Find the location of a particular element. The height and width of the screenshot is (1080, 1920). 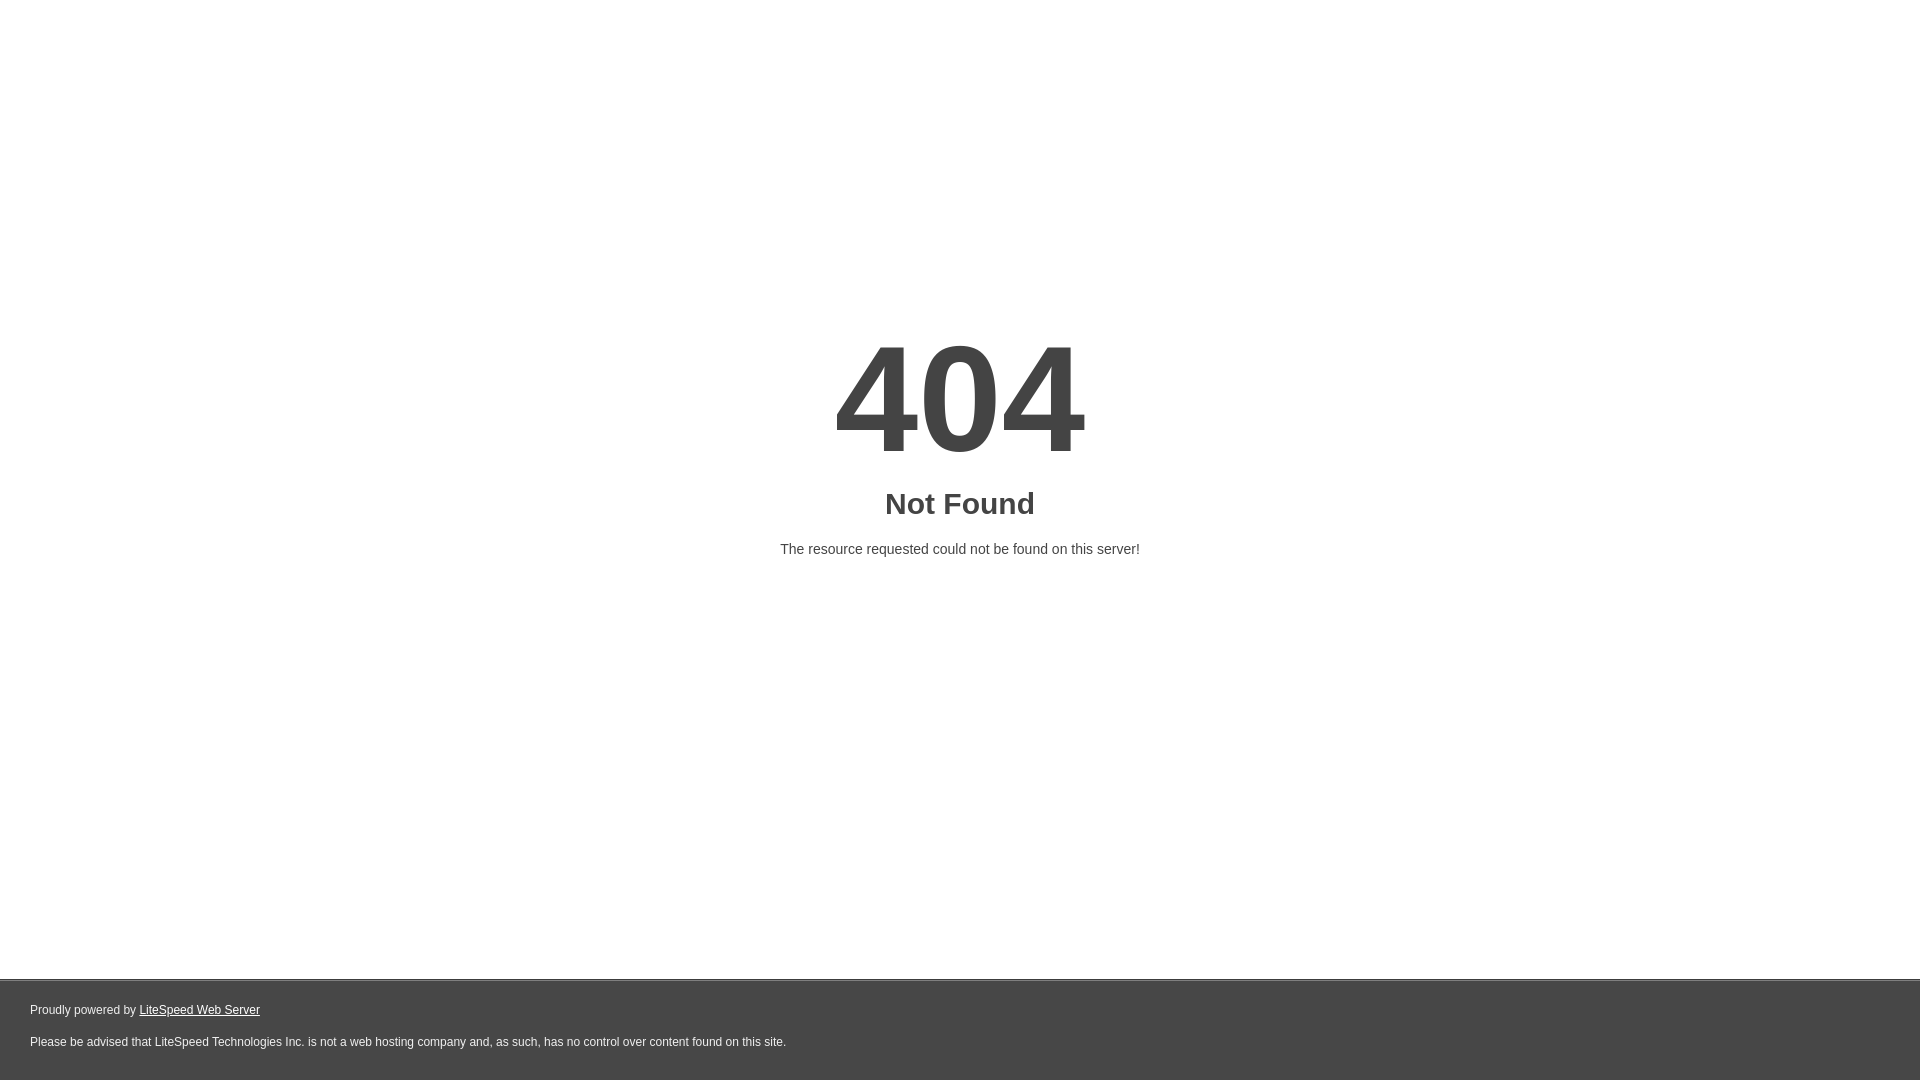

'LiteSpeed Web Server' is located at coordinates (138, 1010).